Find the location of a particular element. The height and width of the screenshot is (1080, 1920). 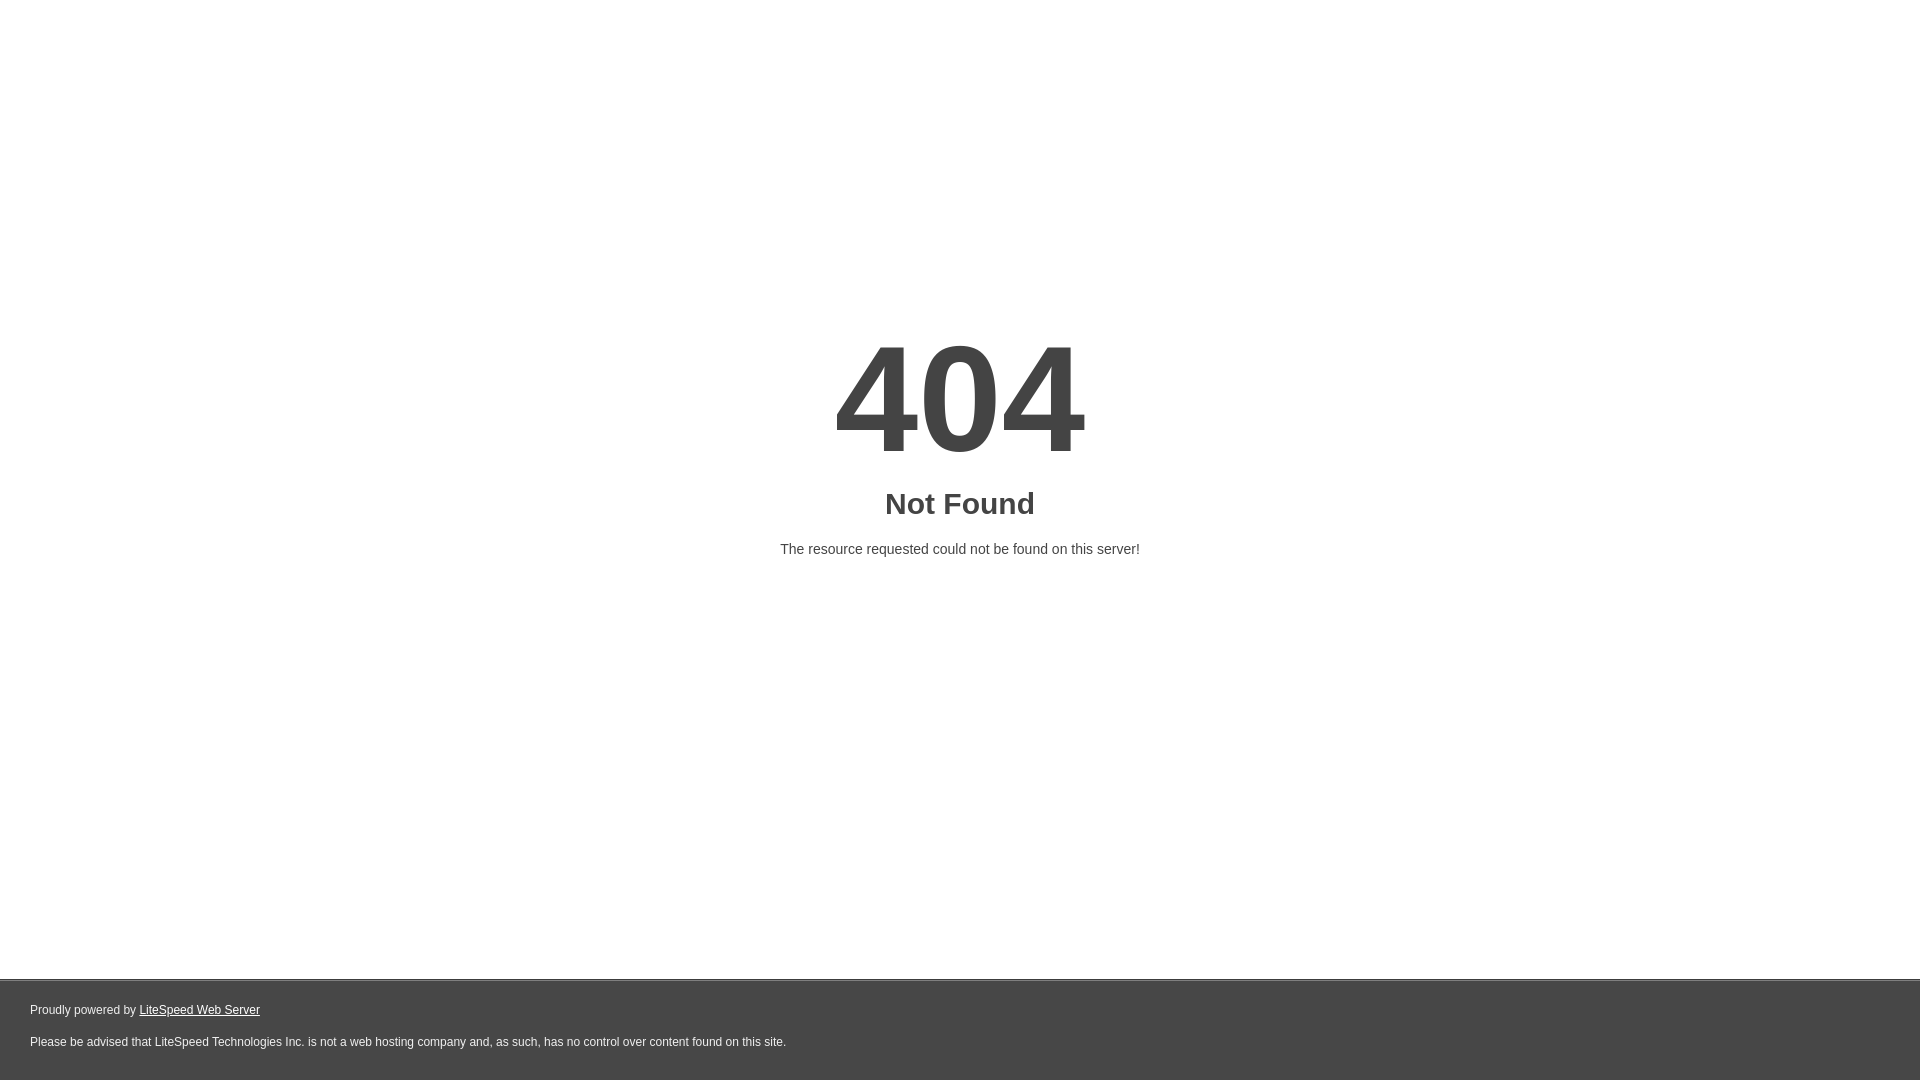

'LiteSpeed Web Server' is located at coordinates (138, 1010).